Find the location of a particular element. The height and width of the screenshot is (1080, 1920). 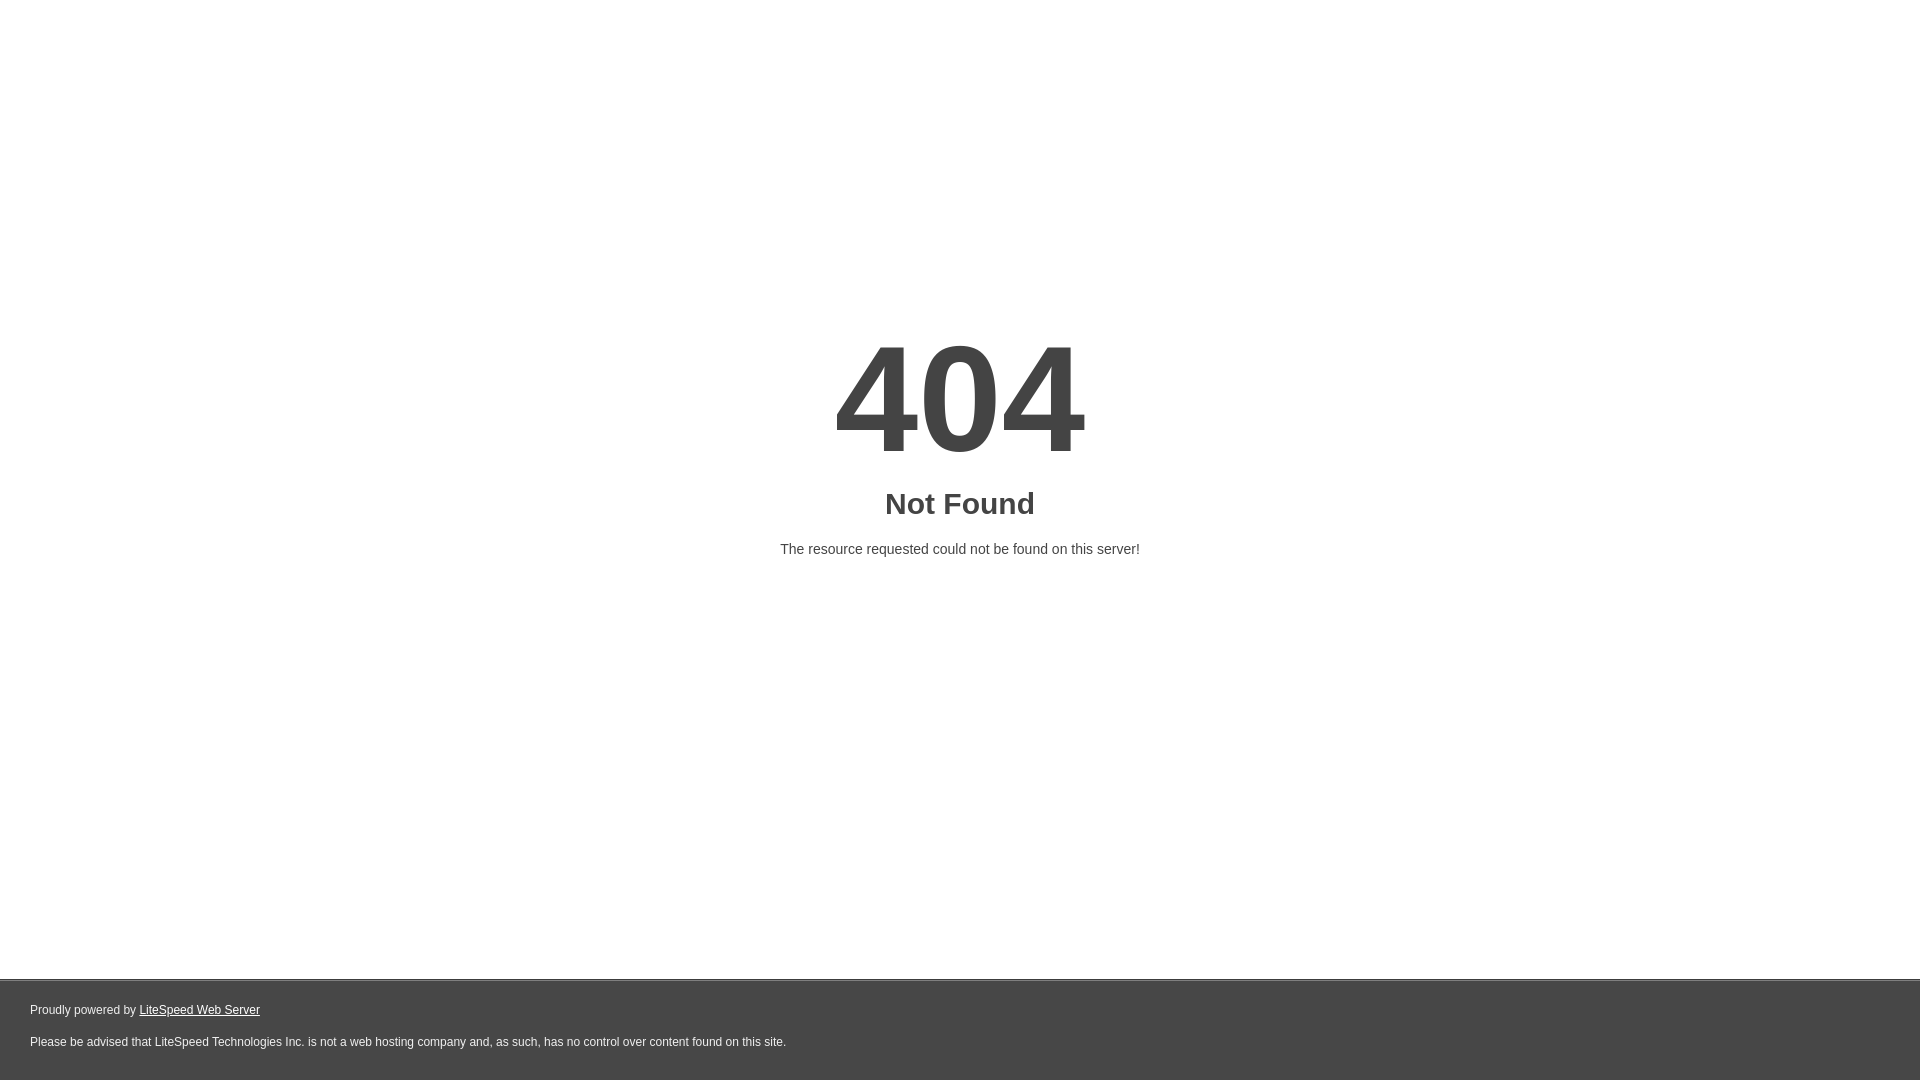

'LiteSpeed Web Server' is located at coordinates (138, 1010).